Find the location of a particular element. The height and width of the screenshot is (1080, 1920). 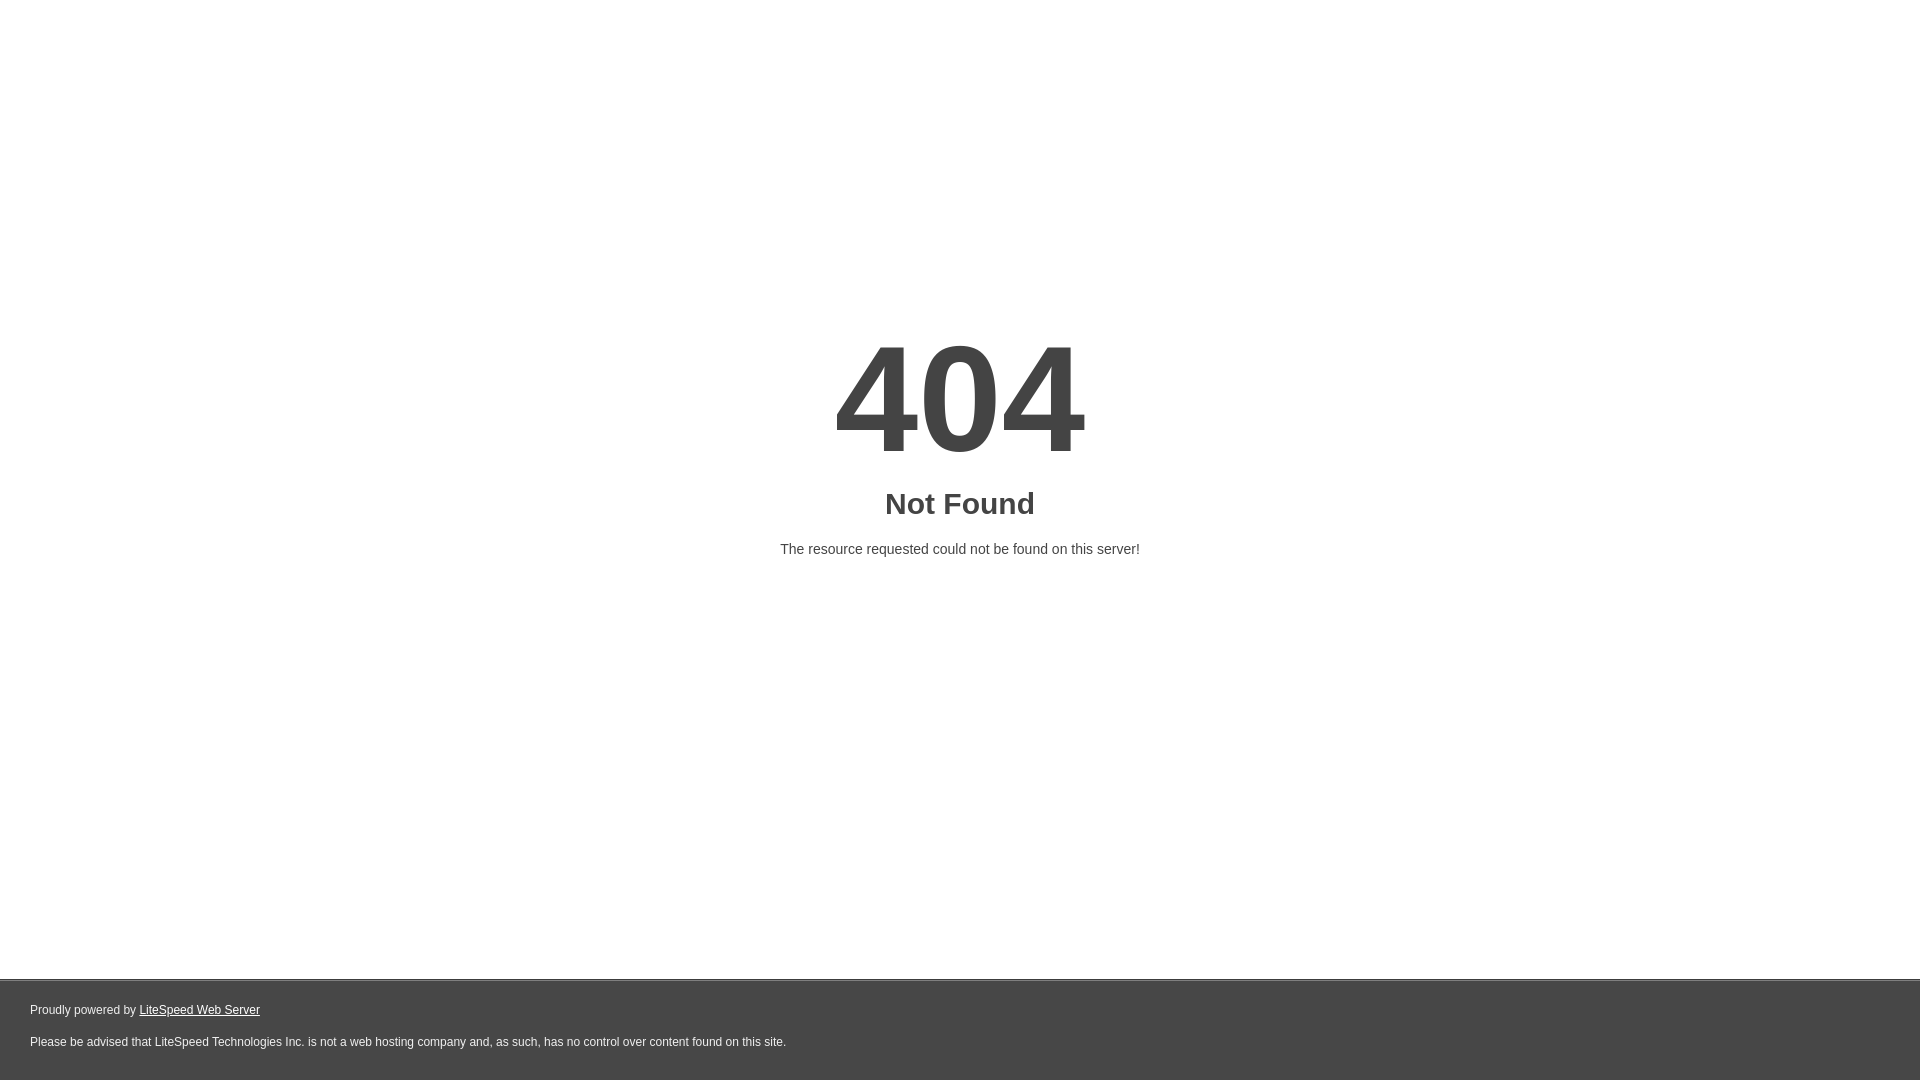

'LiteSpeed Web Server' is located at coordinates (138, 1010).